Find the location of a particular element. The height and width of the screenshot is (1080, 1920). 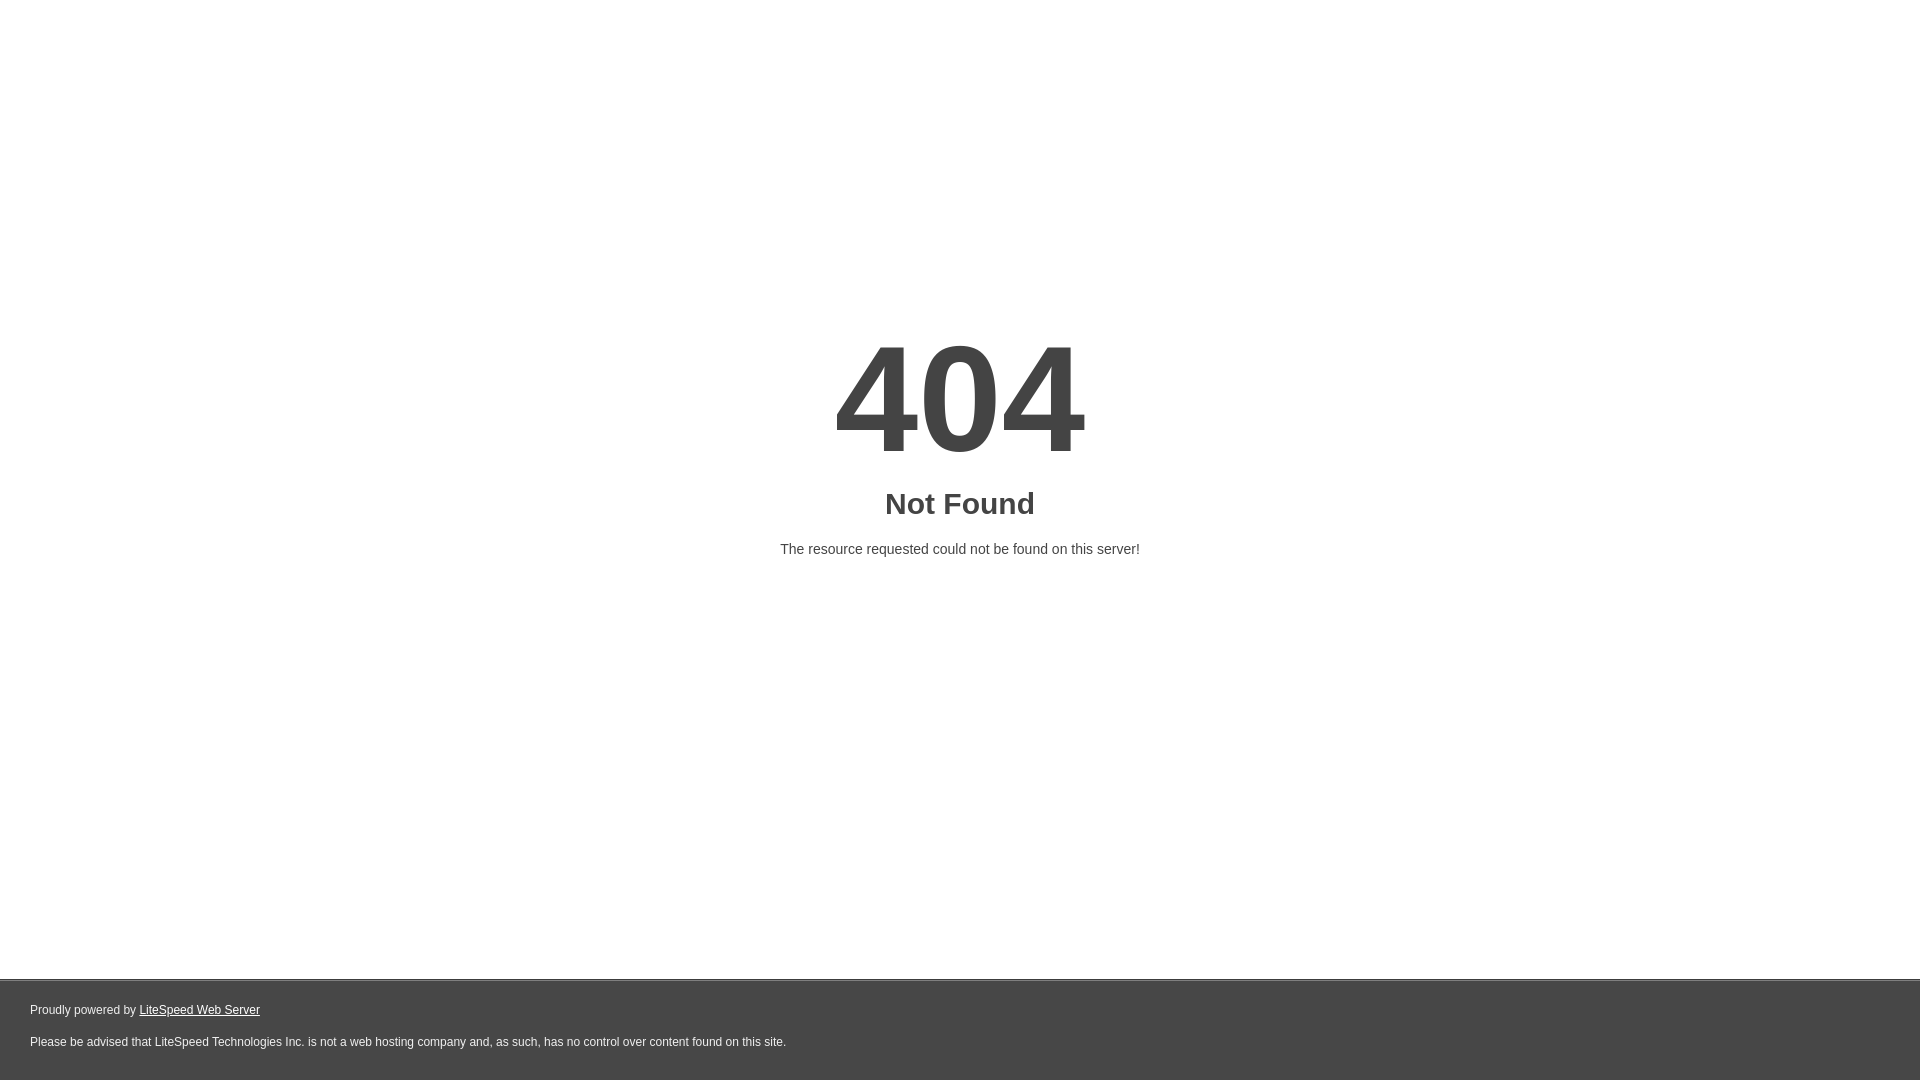

'LiteSpeed Web Server' is located at coordinates (138, 1010).